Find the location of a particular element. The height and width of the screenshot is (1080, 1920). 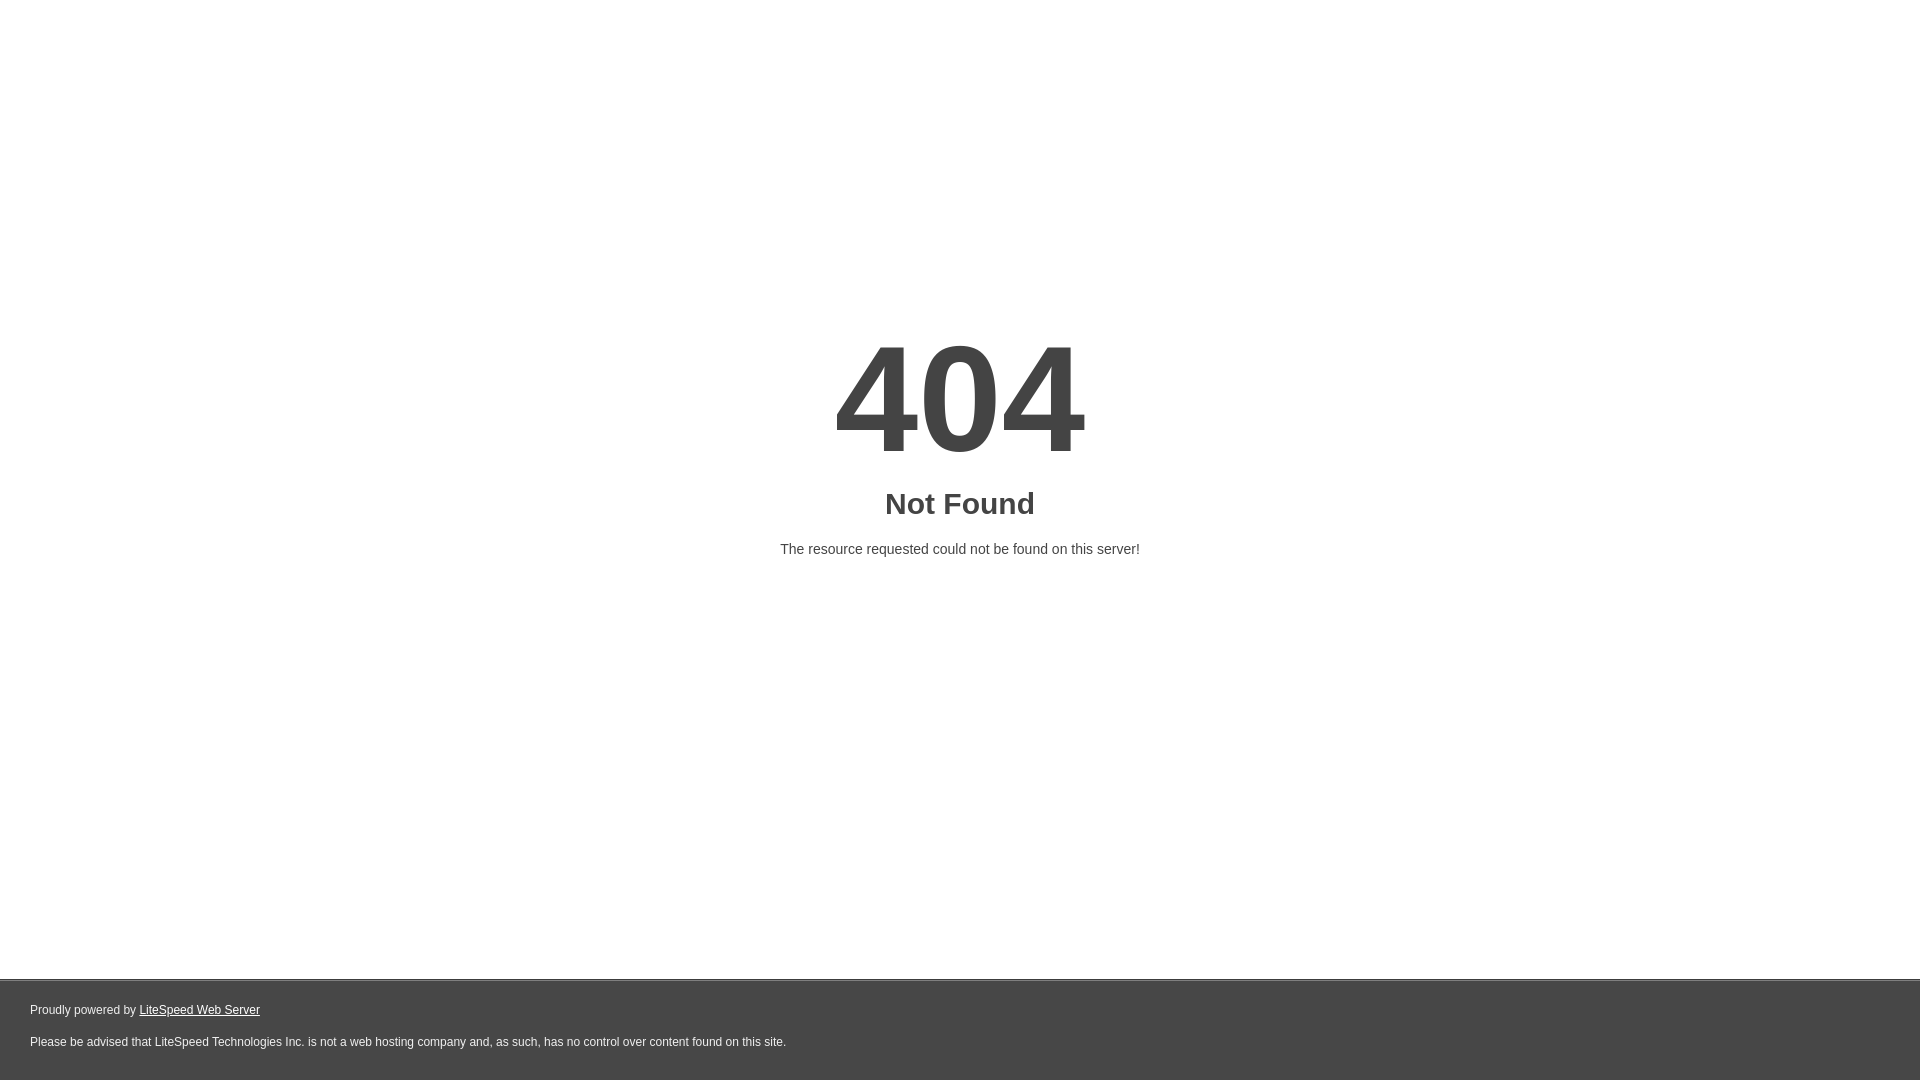

'LiteSpeed Web Server' is located at coordinates (138, 1010).